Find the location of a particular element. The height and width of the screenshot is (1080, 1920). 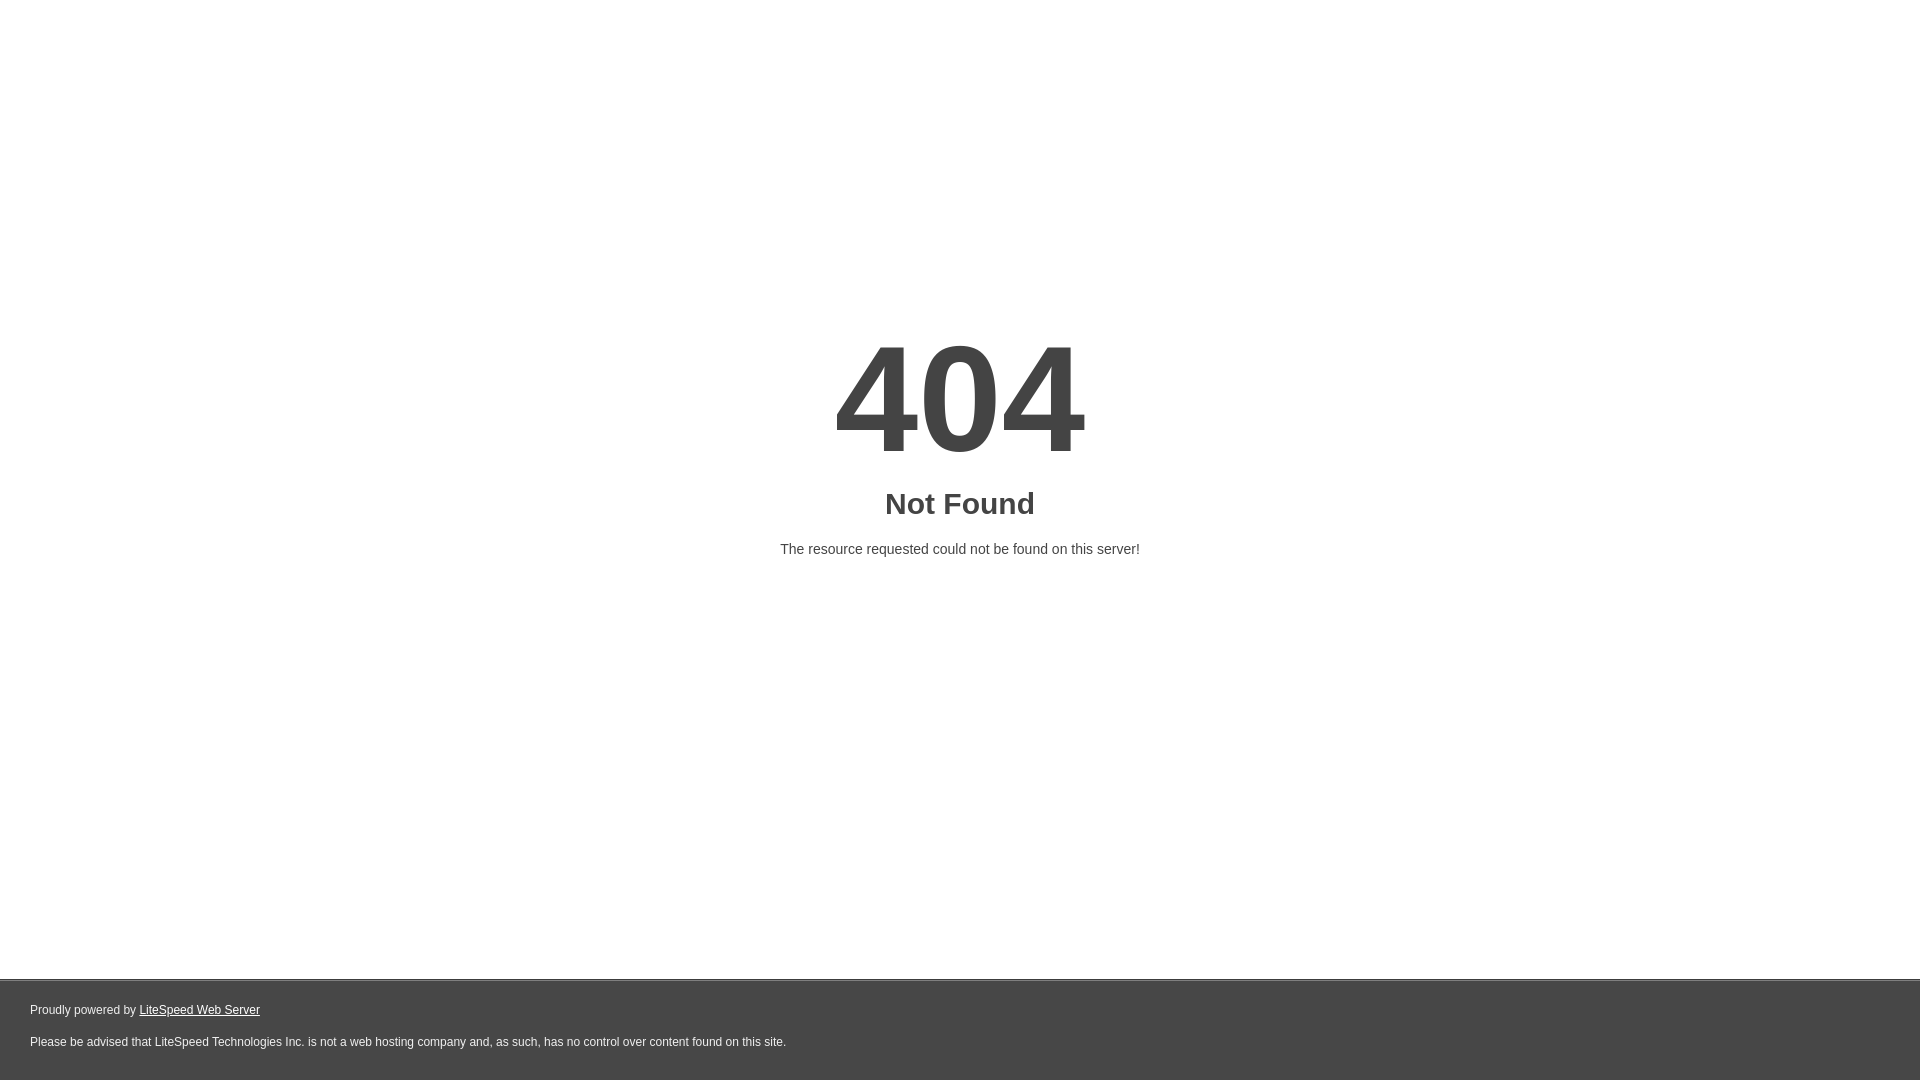

'LiteSpeed Web Server' is located at coordinates (138, 1010).